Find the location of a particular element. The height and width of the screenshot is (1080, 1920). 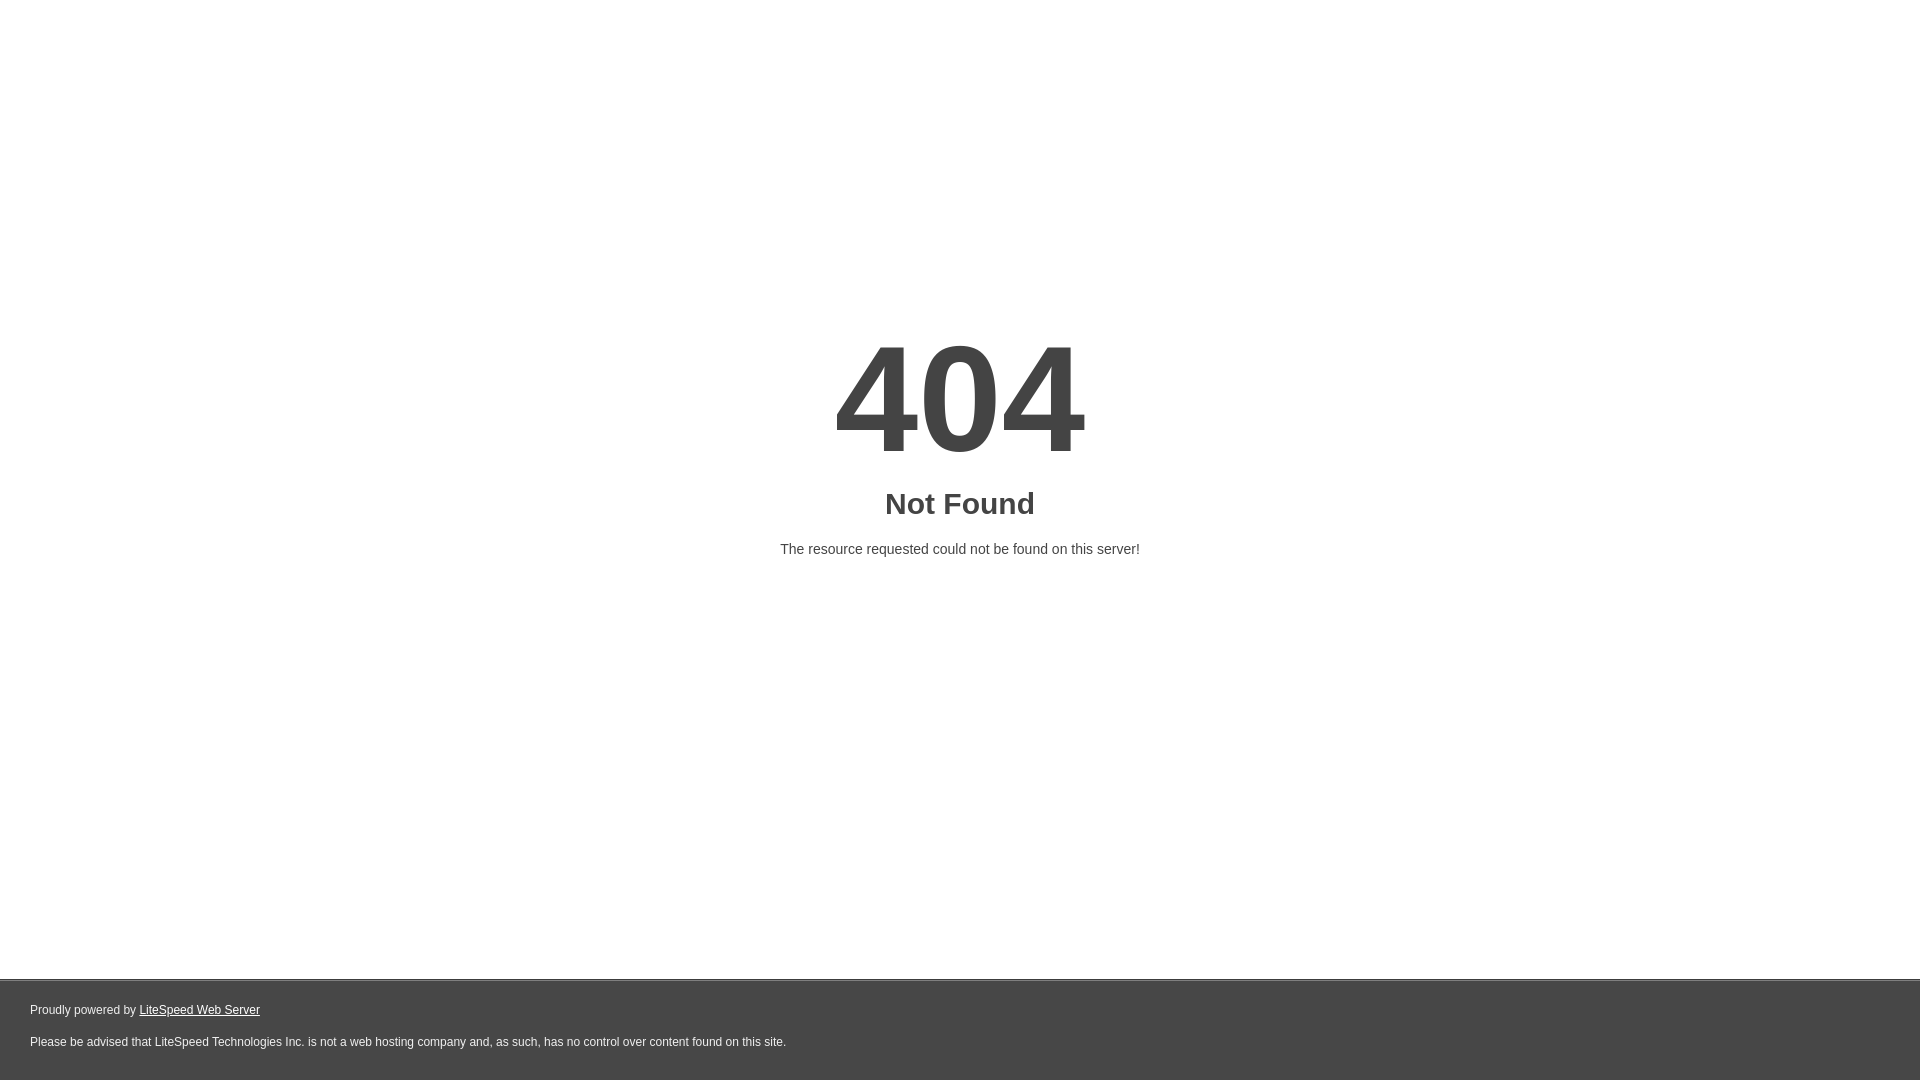

'LiteSpeed Web Server' is located at coordinates (138, 1010).